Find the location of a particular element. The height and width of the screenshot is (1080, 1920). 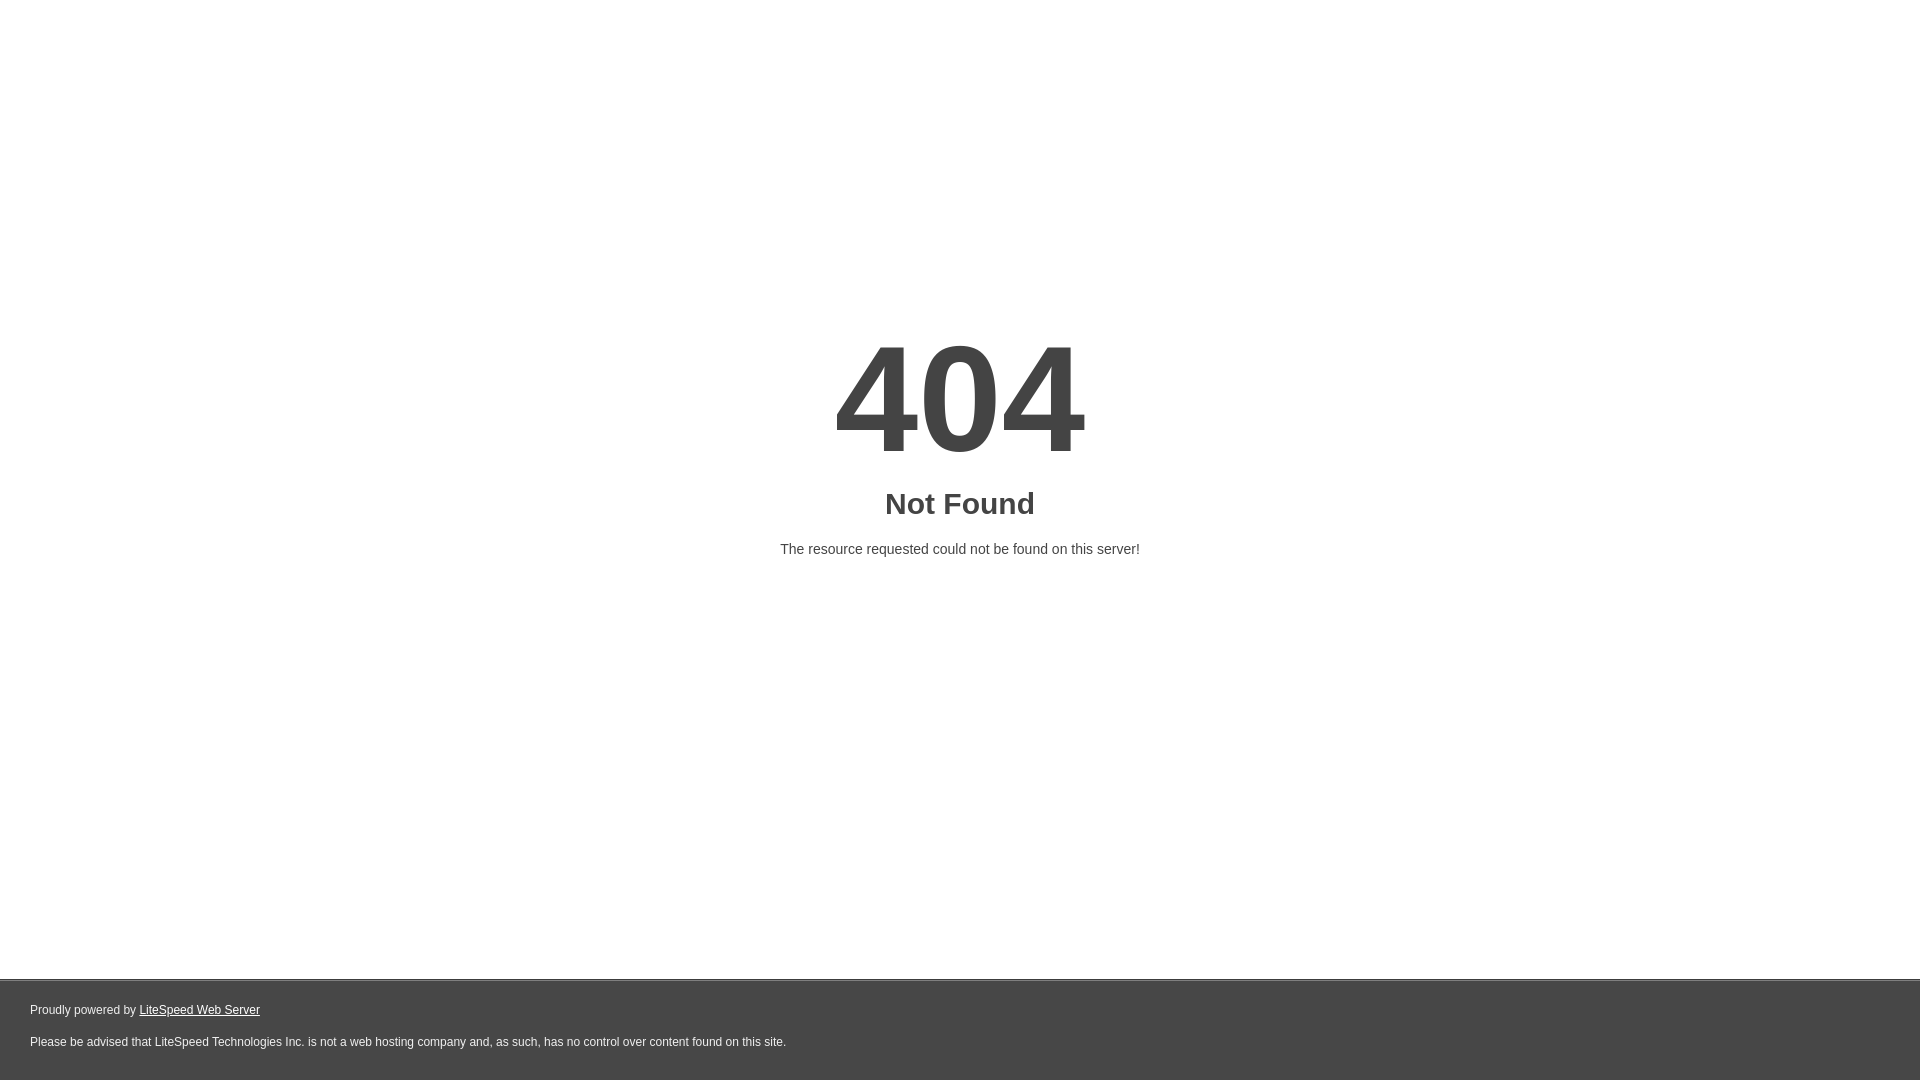

'LiteSpeed Web Server' is located at coordinates (138, 1010).